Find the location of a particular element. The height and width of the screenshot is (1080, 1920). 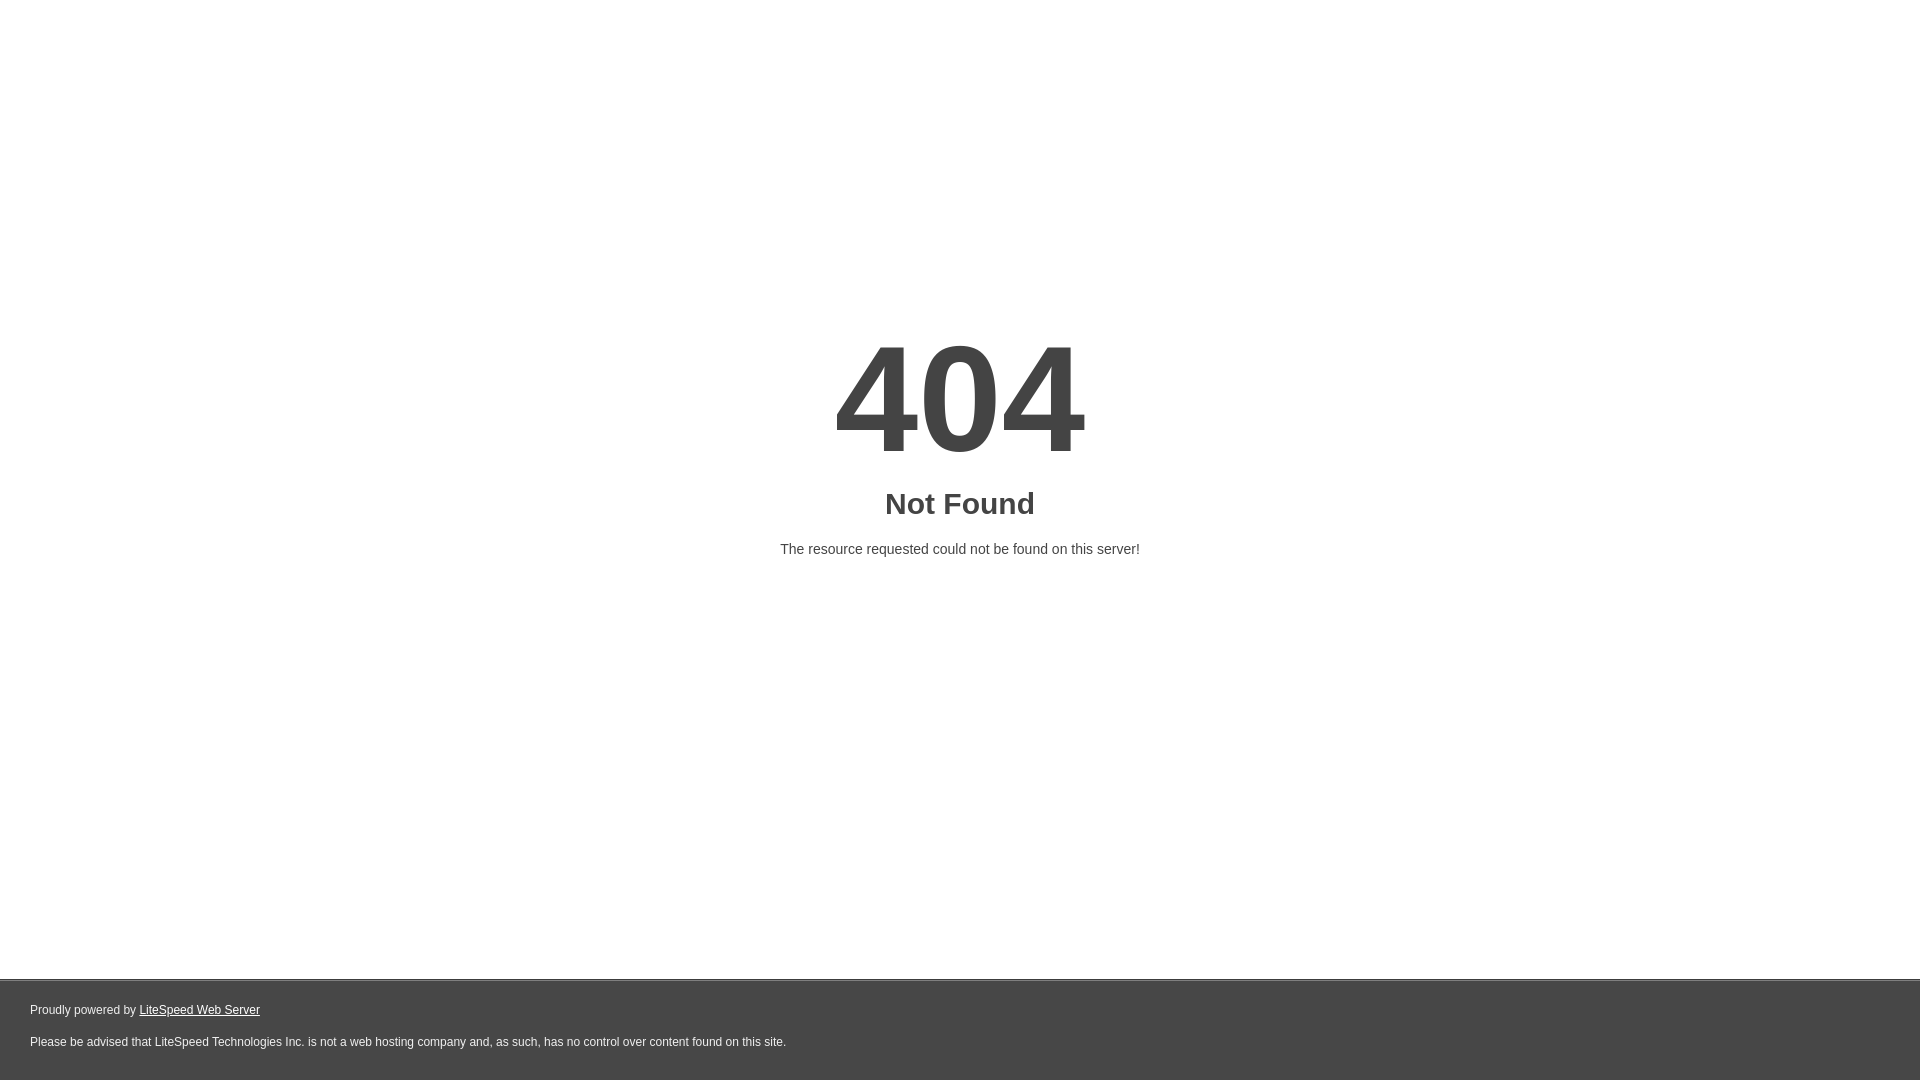

'LiteSpeed Web Server' is located at coordinates (138, 1010).